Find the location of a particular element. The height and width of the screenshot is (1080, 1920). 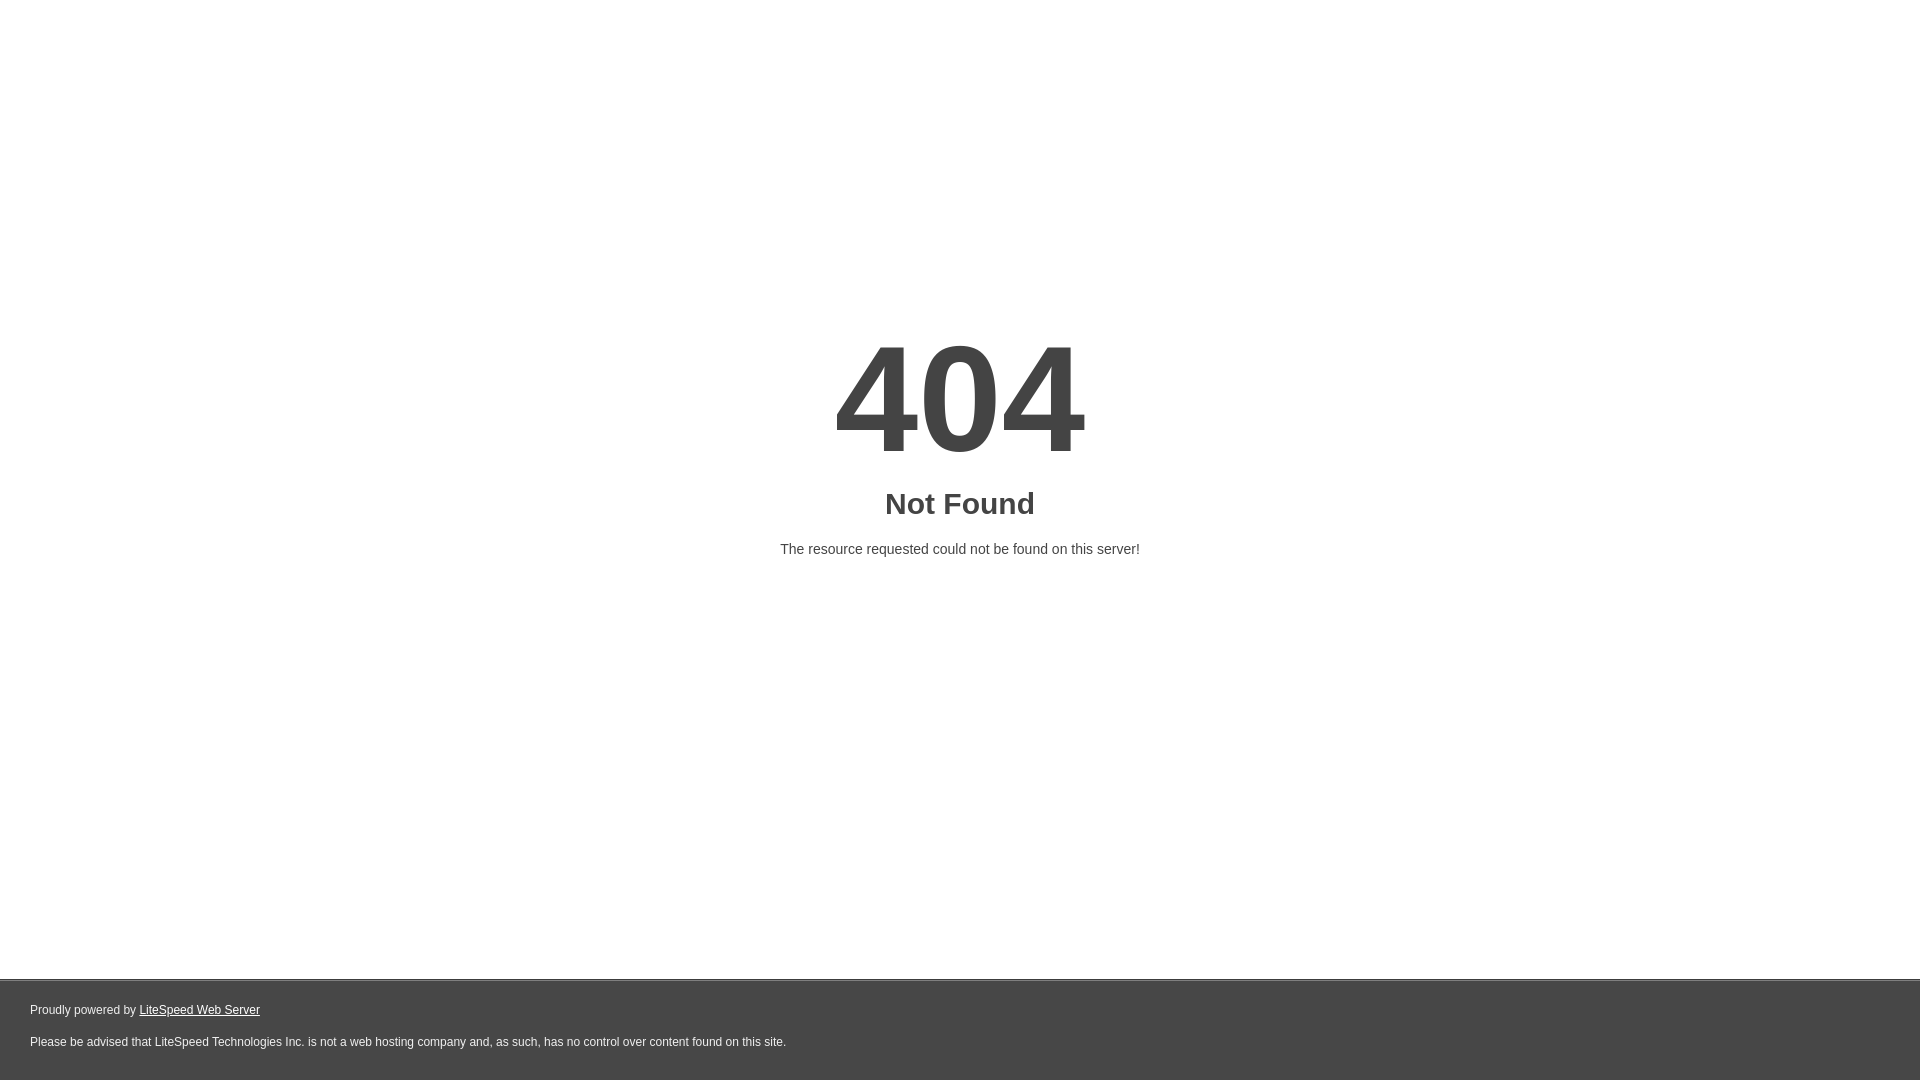

'LiteSpeed Web Server' is located at coordinates (138, 1010).